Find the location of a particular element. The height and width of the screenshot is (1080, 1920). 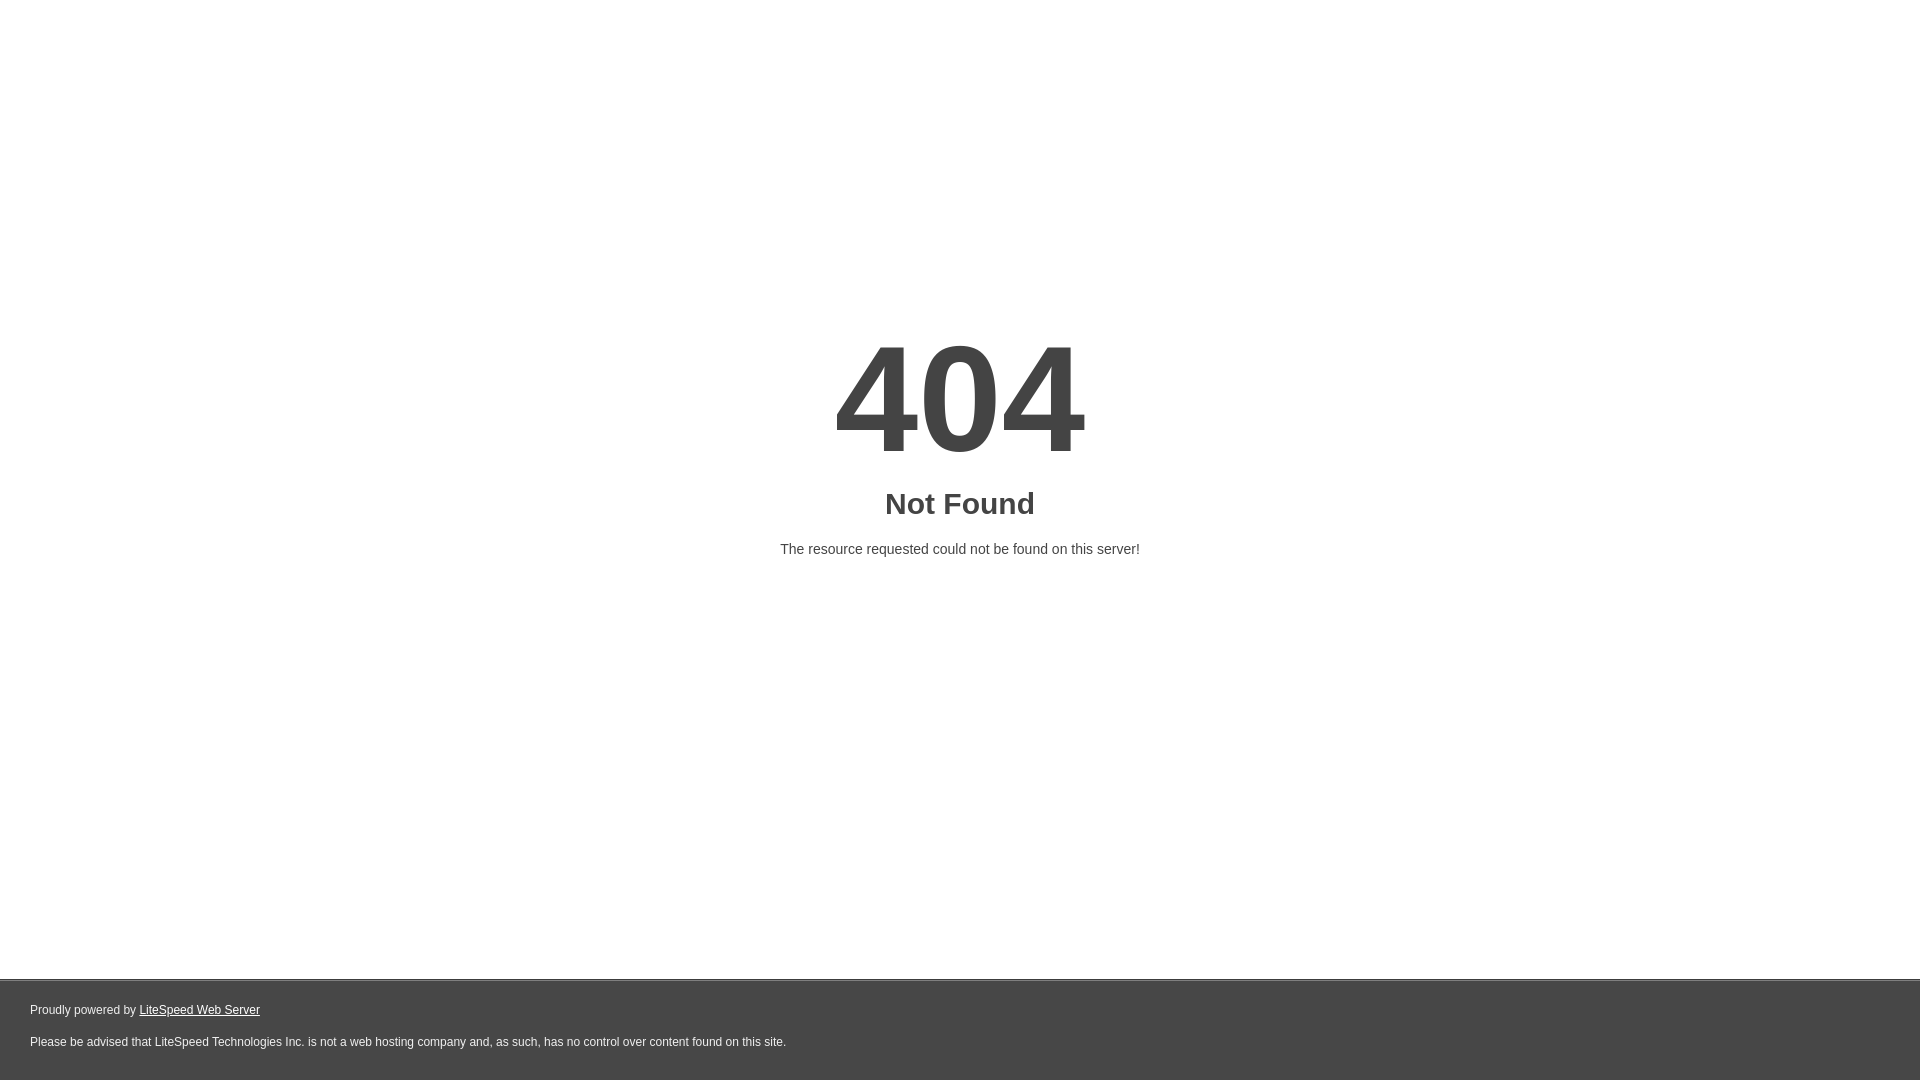

'LiteSpeed Web Server' is located at coordinates (138, 1010).